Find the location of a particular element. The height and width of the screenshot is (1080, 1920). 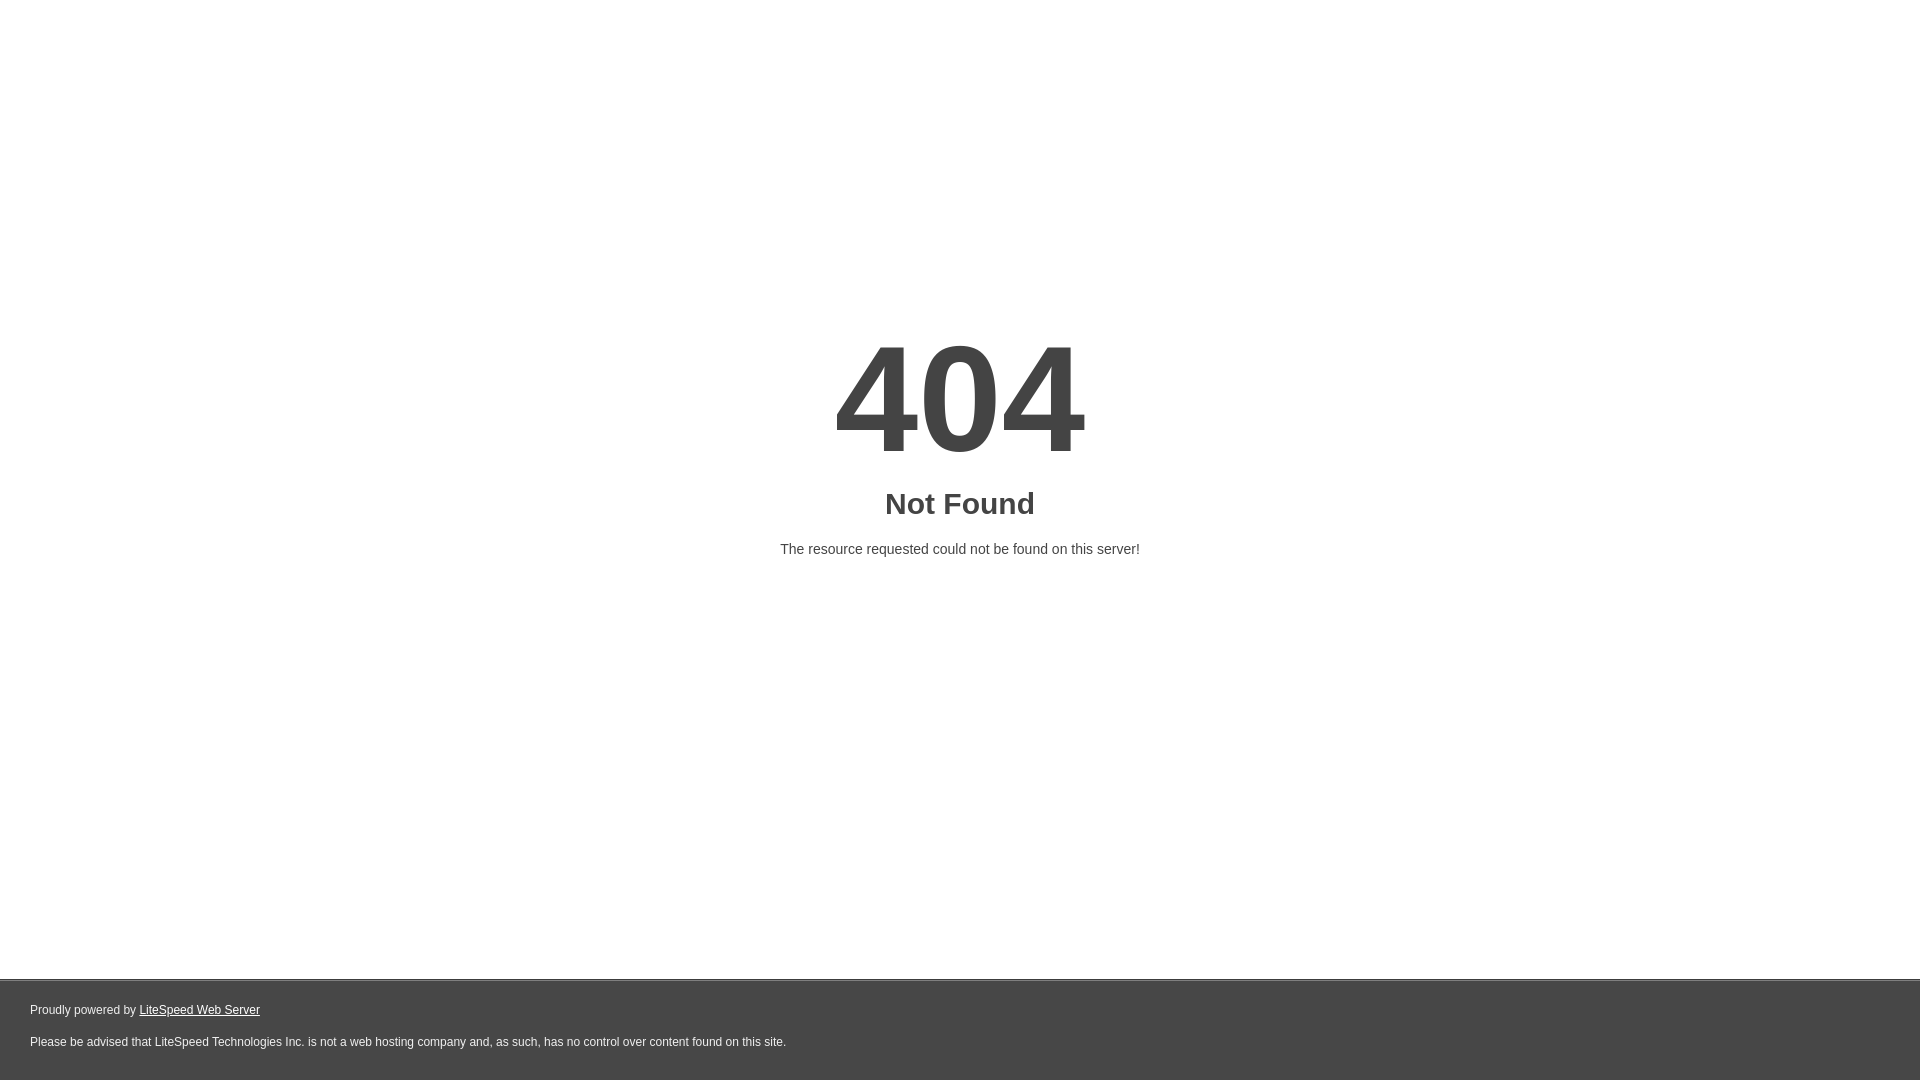

'LiteSpeed Web Server' is located at coordinates (138, 1010).